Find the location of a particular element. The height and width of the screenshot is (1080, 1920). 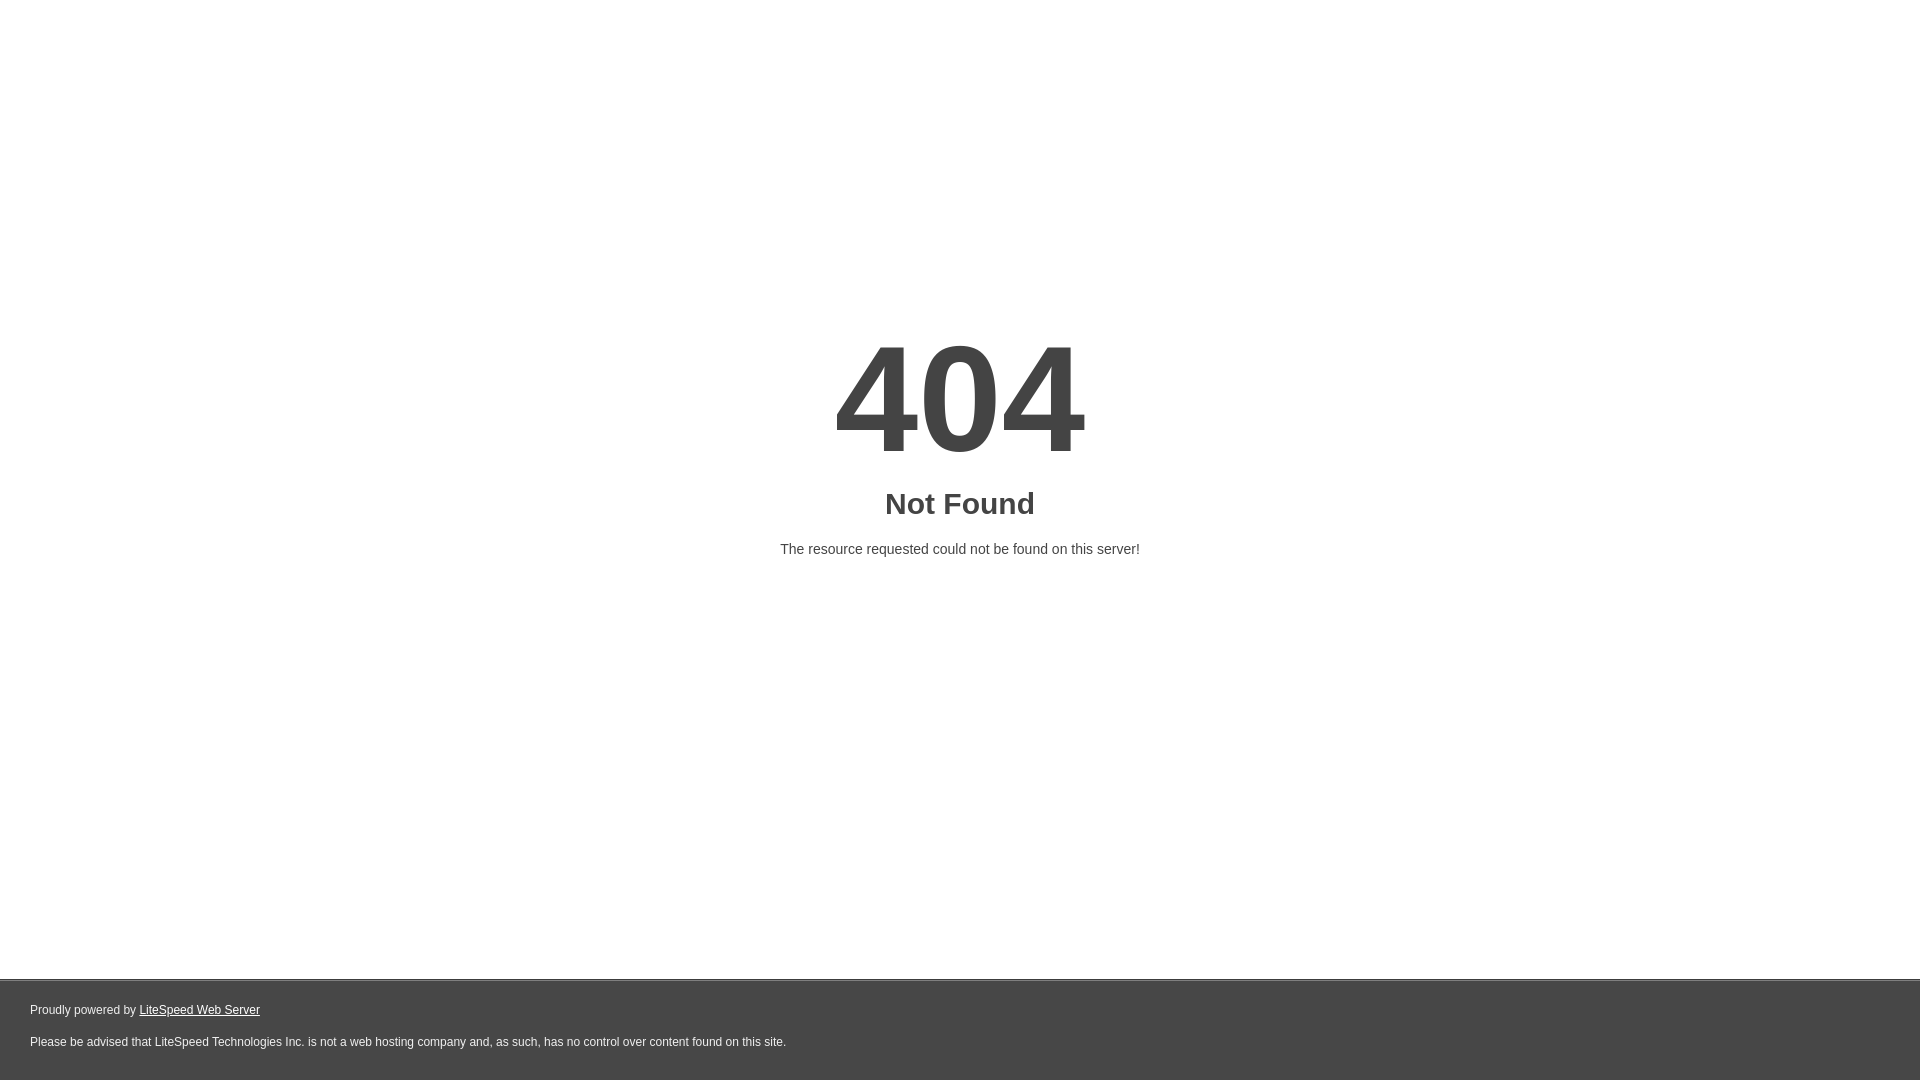

'LiteSpeed Web Server' is located at coordinates (138, 1010).